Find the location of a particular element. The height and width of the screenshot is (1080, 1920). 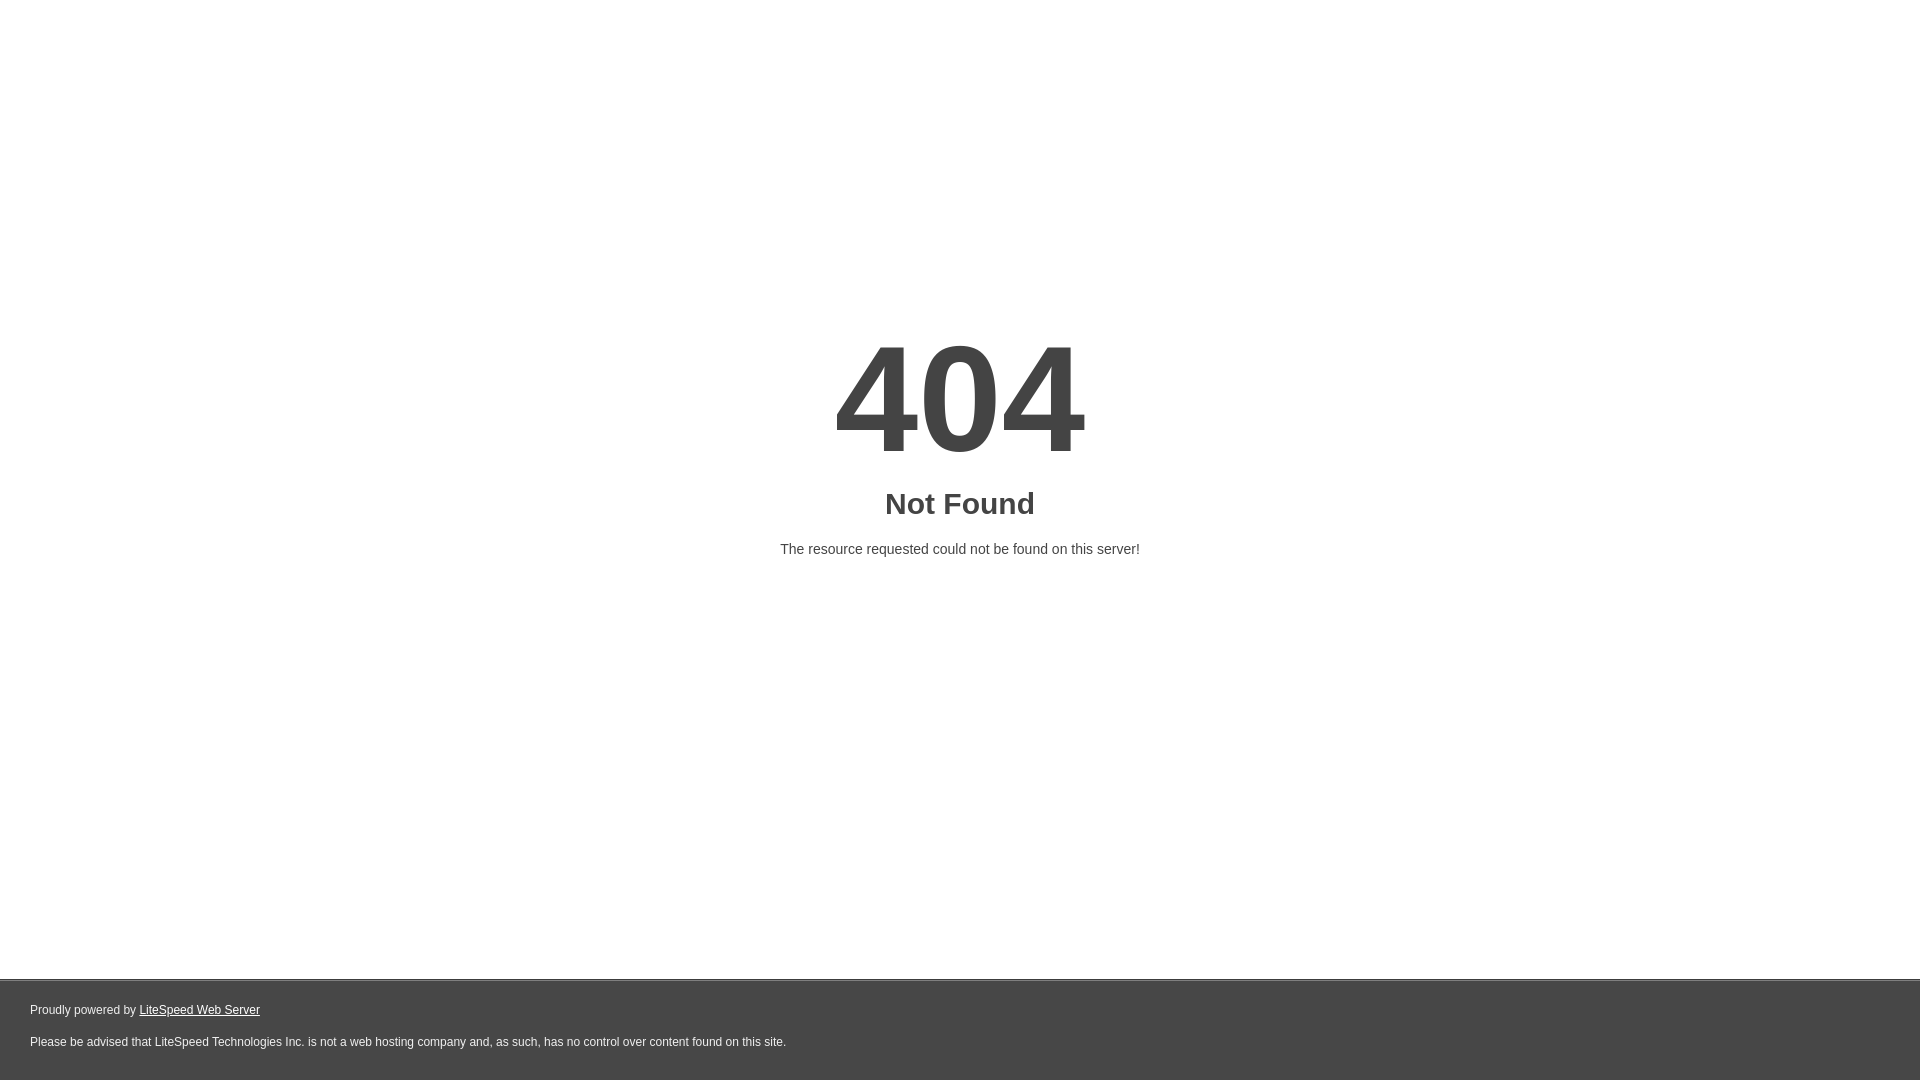

'LiteSpeed Web Server' is located at coordinates (138, 1010).